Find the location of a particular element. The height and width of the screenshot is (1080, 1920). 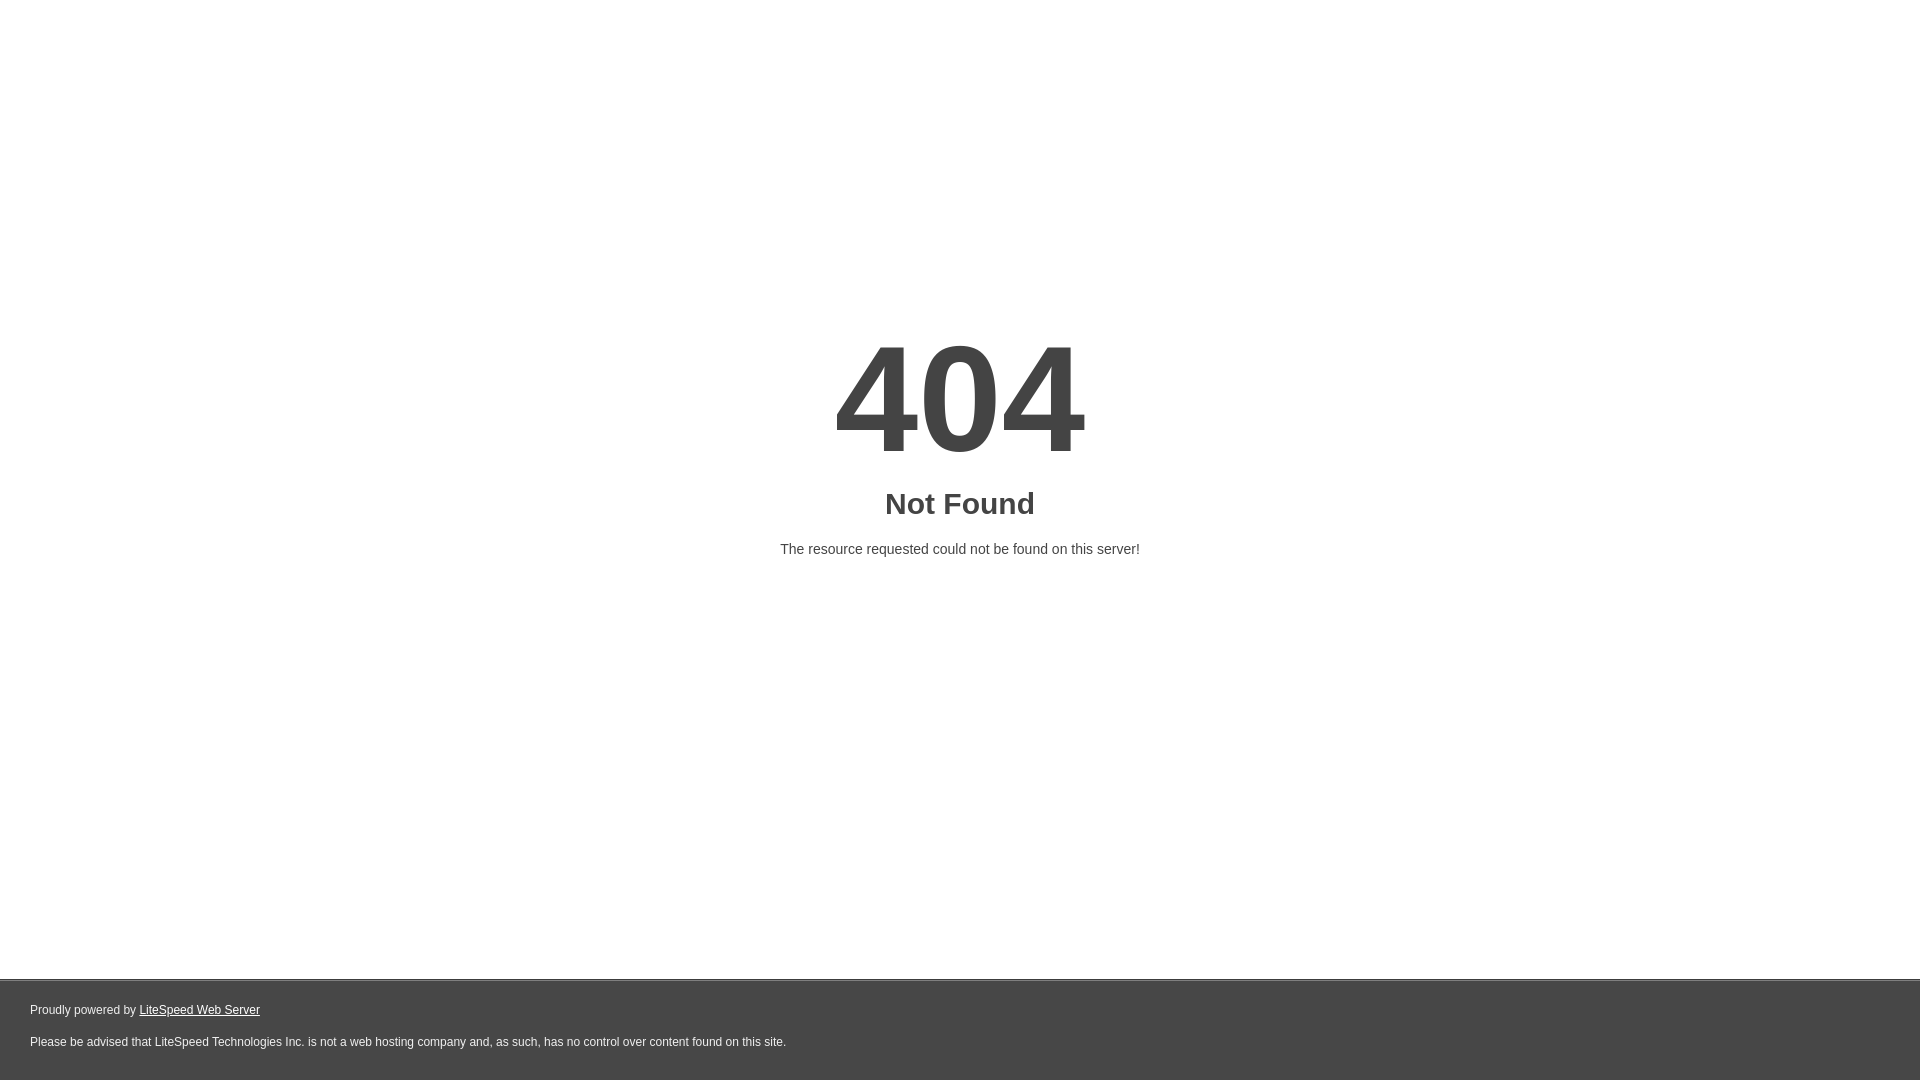

'LiteSpeed Web Server' is located at coordinates (138, 1010).